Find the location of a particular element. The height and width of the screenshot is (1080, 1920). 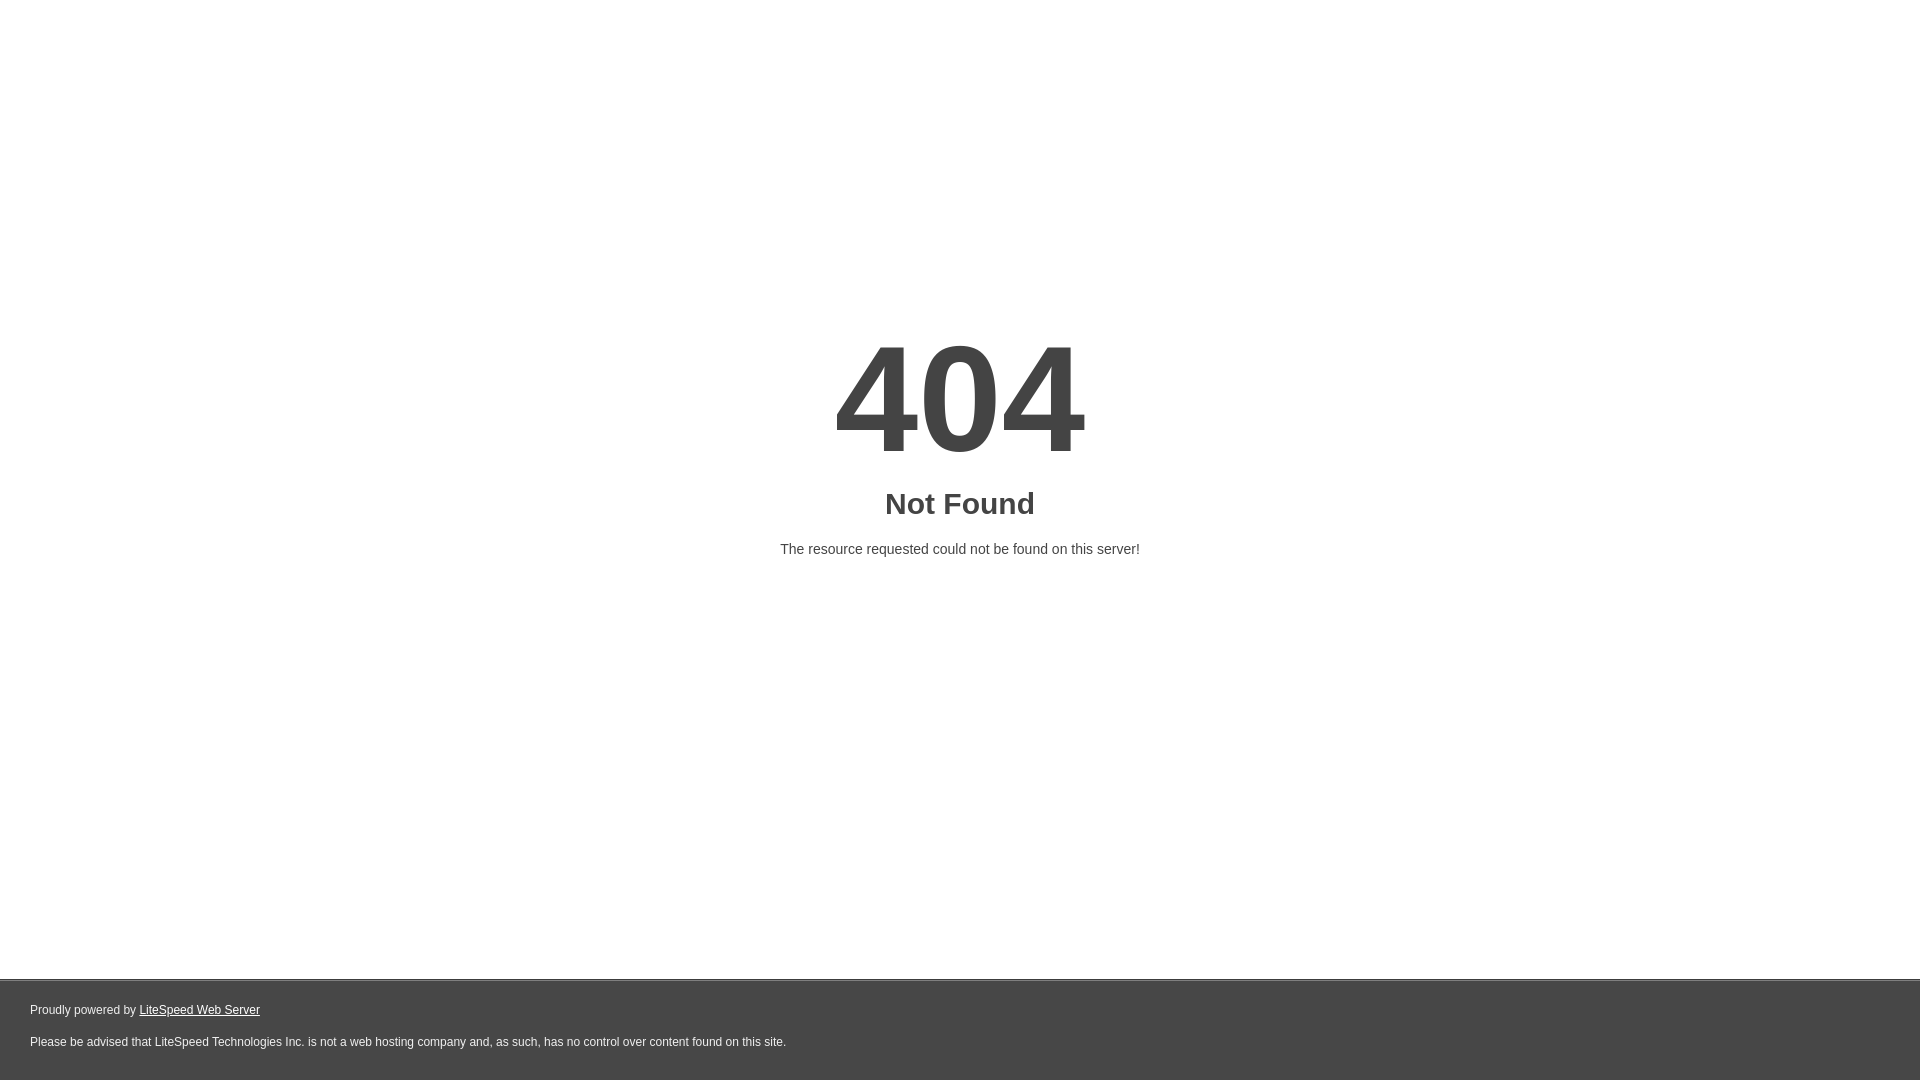

'LiteSpeed Web Server' is located at coordinates (138, 1010).